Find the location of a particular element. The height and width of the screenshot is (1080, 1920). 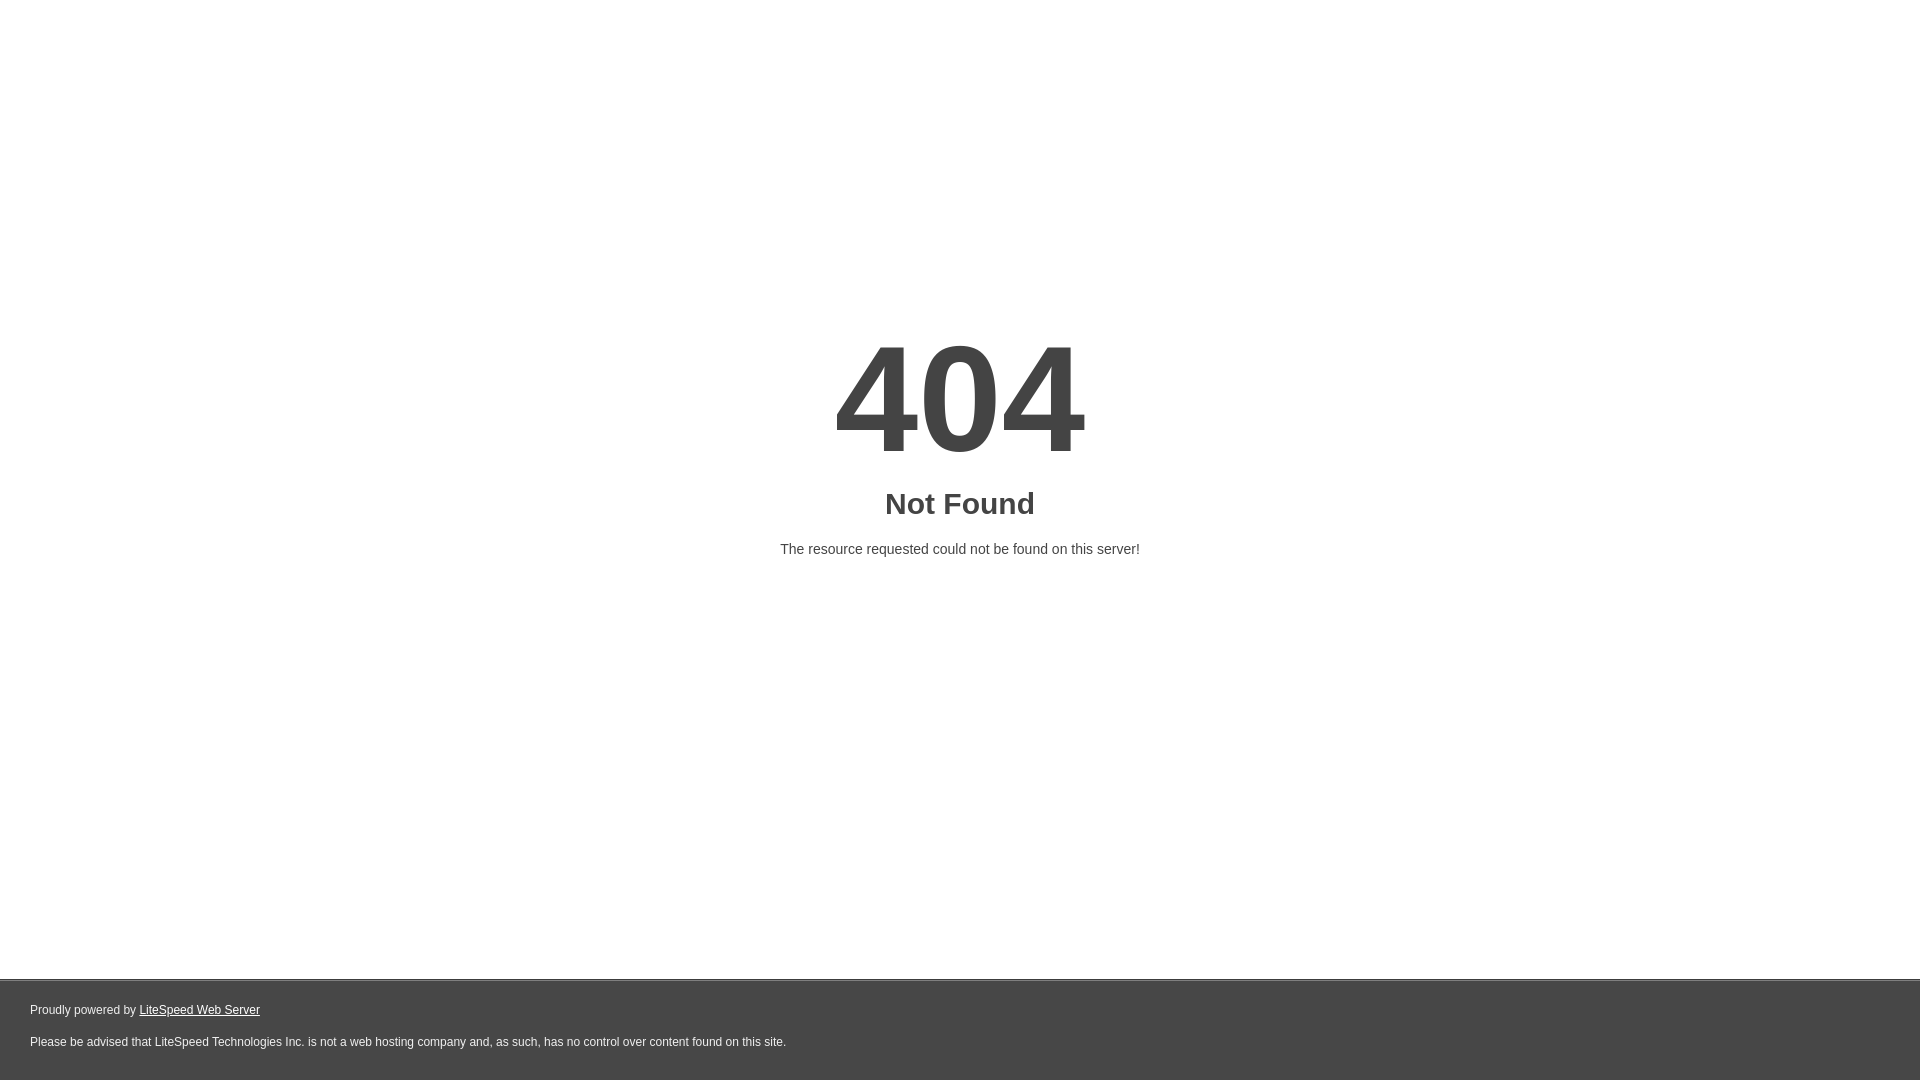

'LiteSpeed Web Server' is located at coordinates (138, 1010).